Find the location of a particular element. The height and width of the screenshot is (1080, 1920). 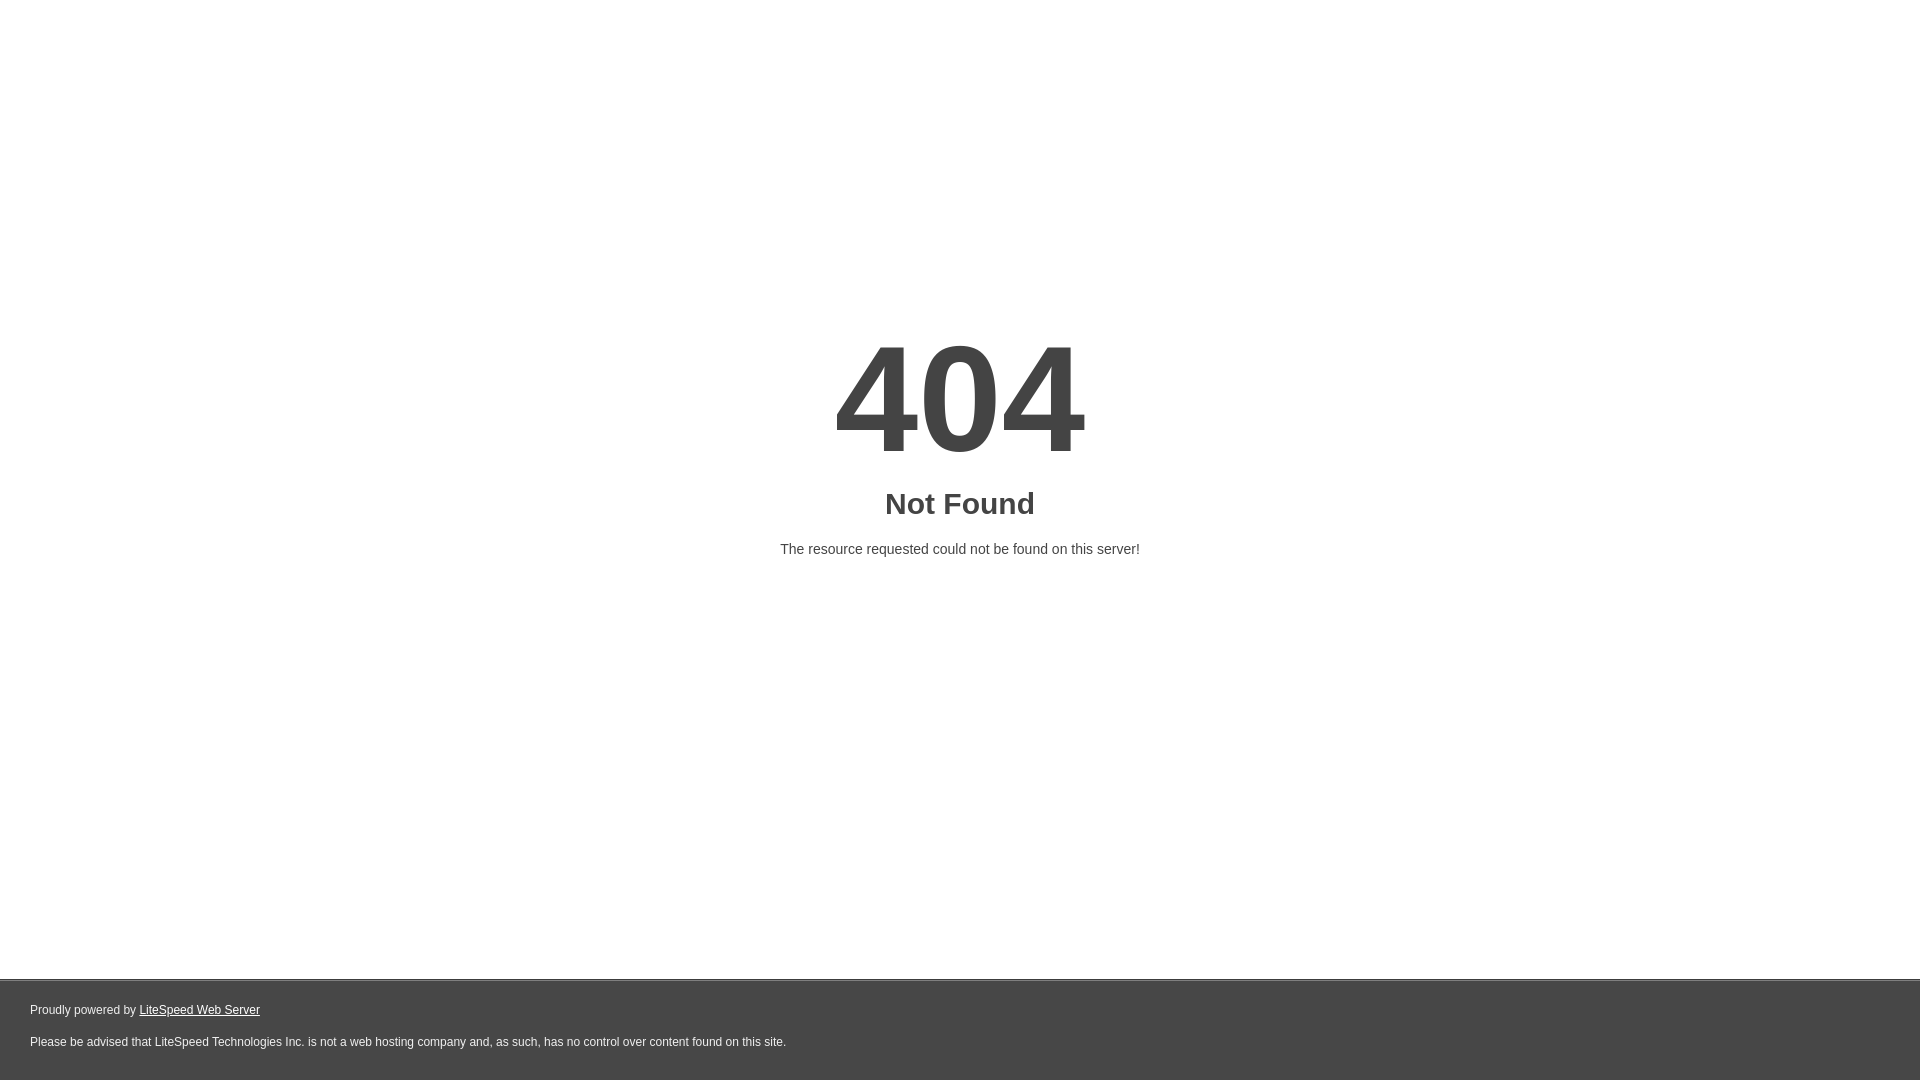

'LiteSpeed Web Server' is located at coordinates (138, 1010).